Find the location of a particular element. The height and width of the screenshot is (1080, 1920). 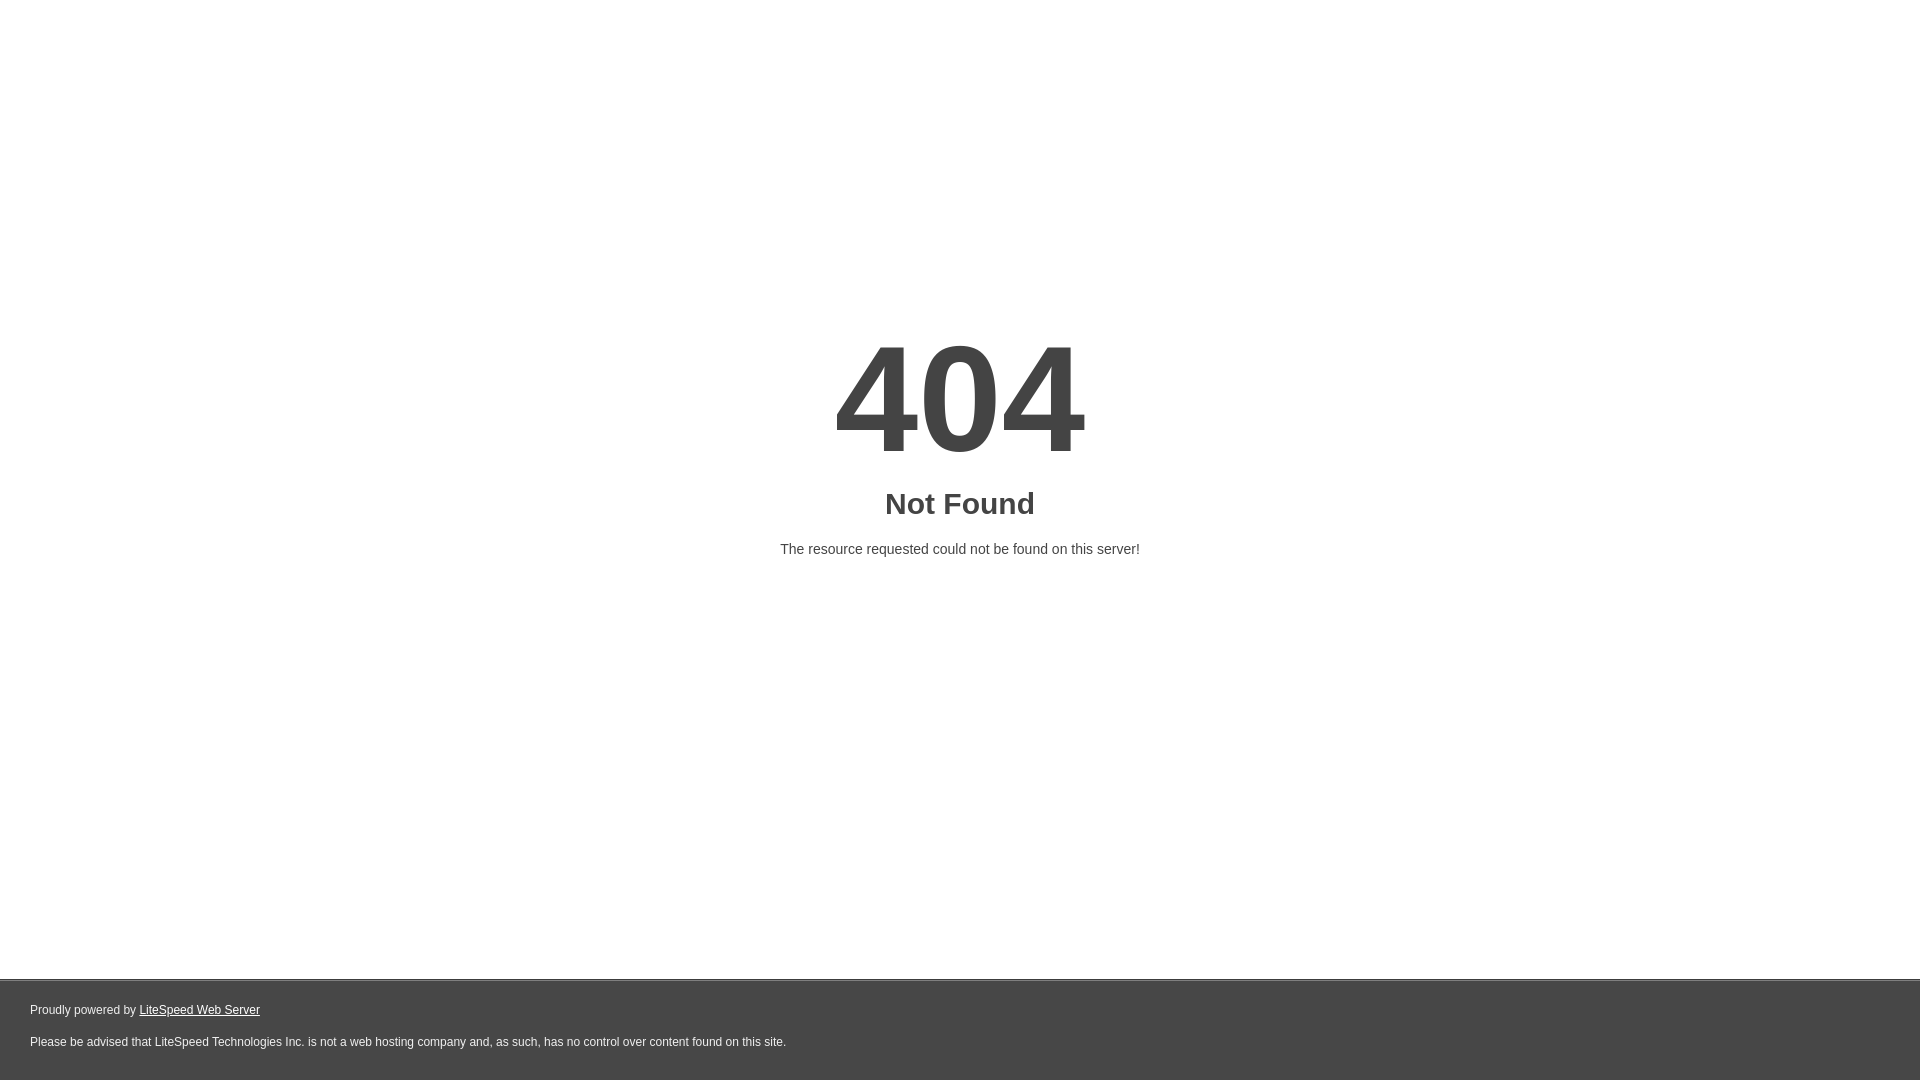

'LiteSpeed Web Server' is located at coordinates (138, 1010).